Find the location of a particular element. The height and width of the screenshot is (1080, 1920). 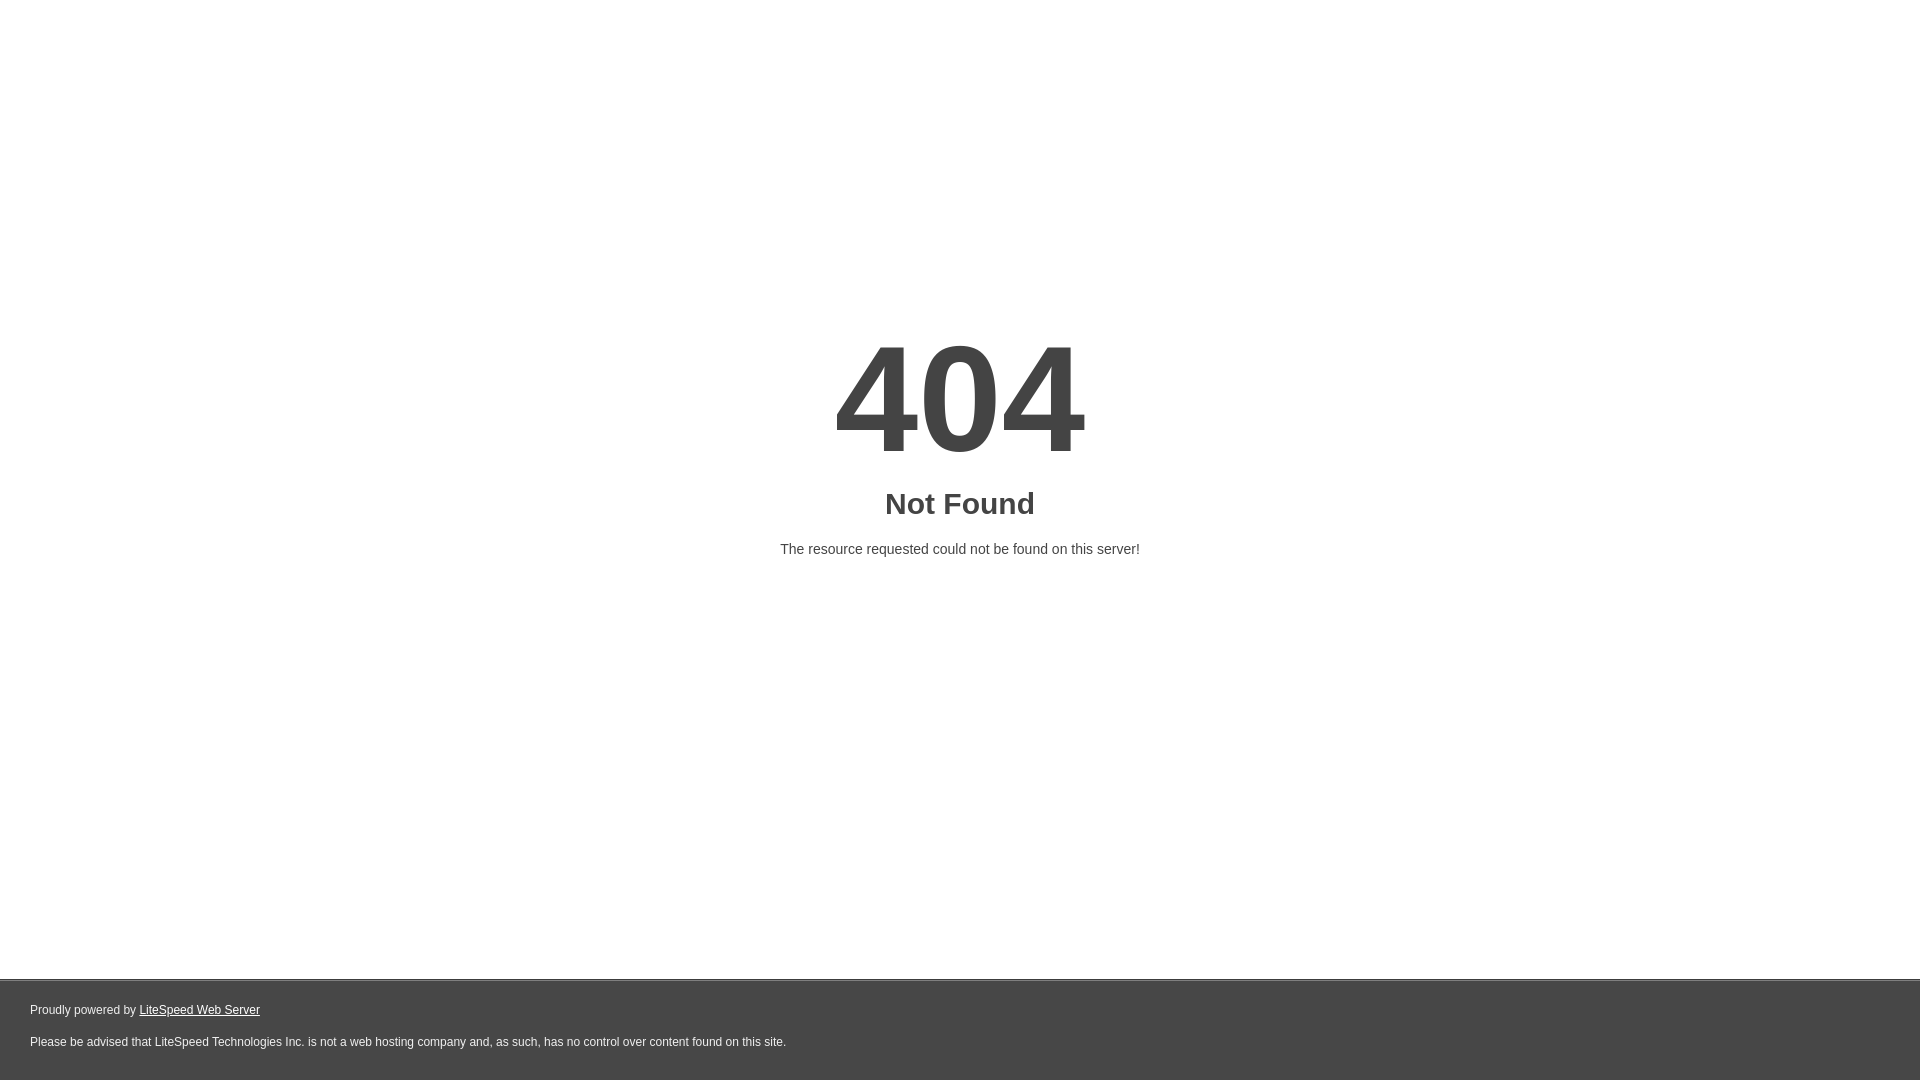

'LiteSpeed Web Server' is located at coordinates (138, 1010).